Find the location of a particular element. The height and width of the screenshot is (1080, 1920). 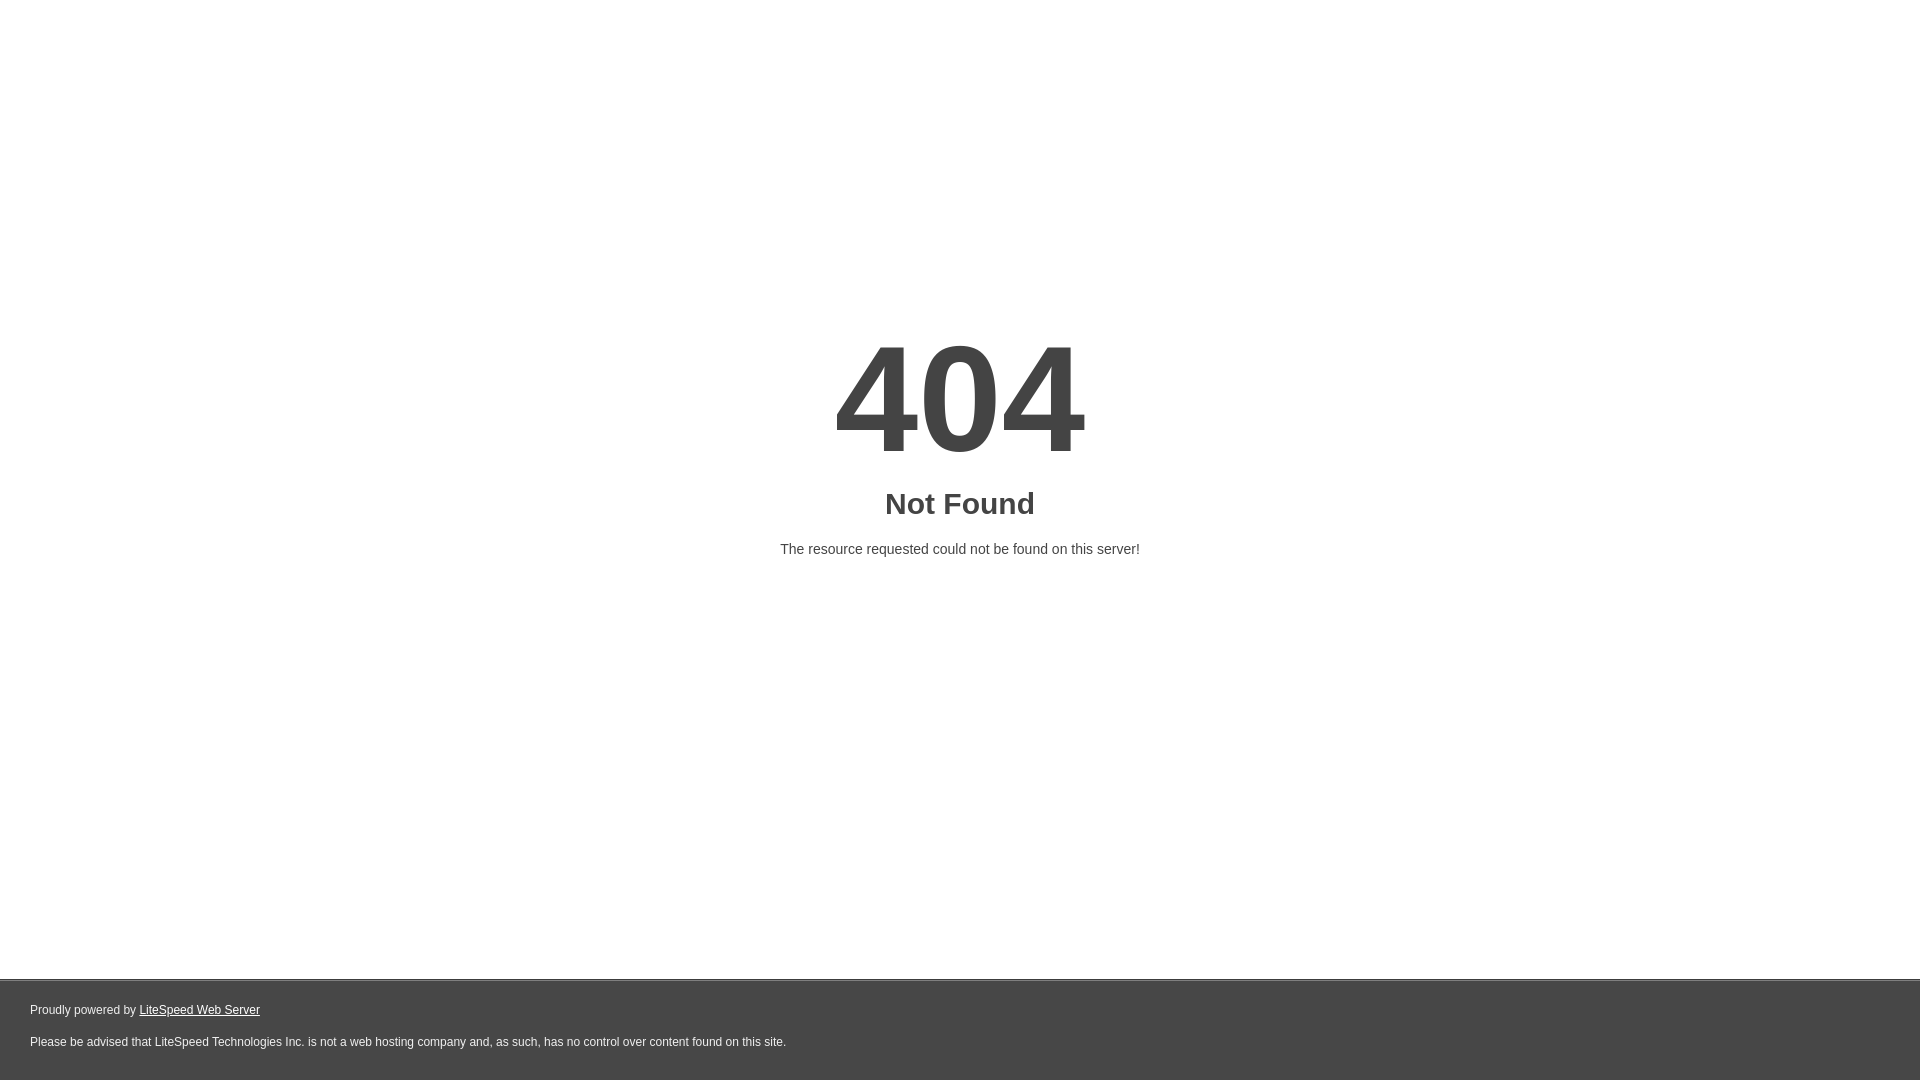

'LiteSpeed Web Server' is located at coordinates (138, 1010).